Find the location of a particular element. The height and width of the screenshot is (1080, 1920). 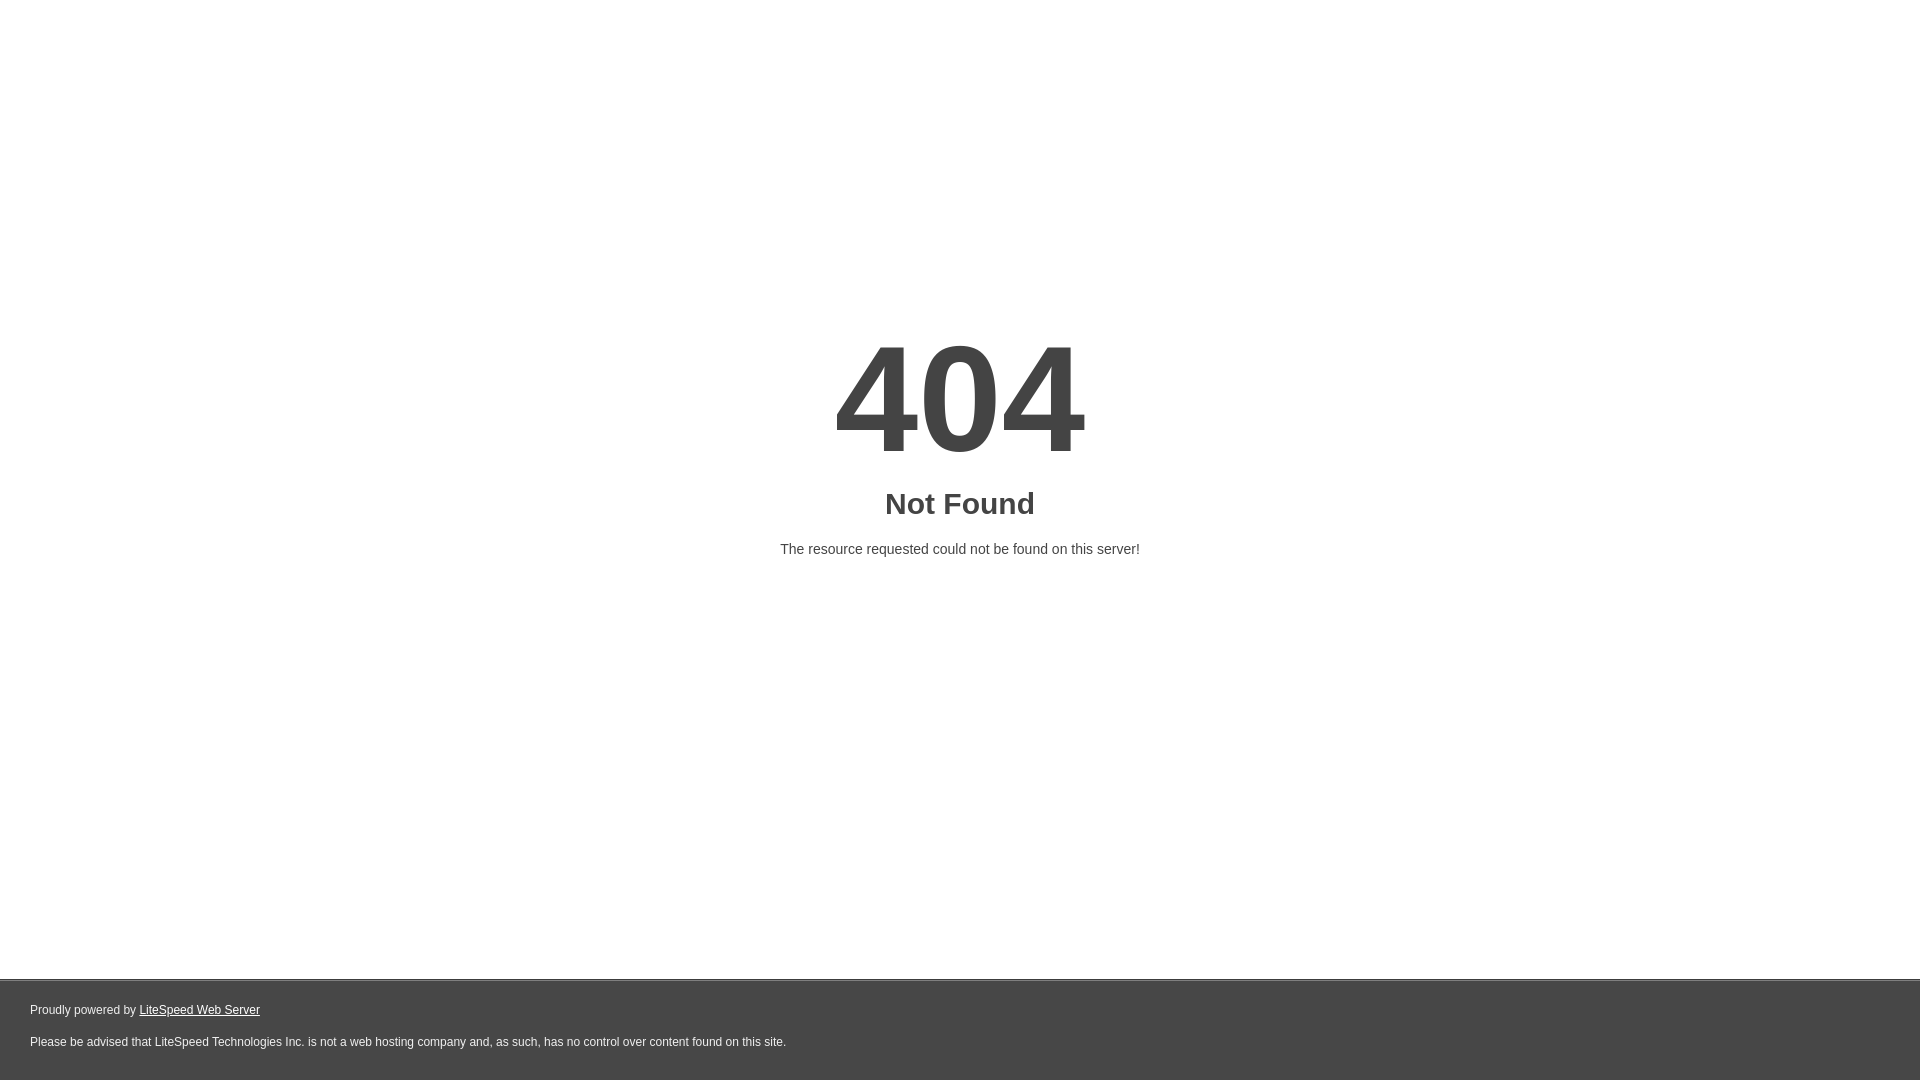

'LiteSpeed Web Server' is located at coordinates (138, 1010).